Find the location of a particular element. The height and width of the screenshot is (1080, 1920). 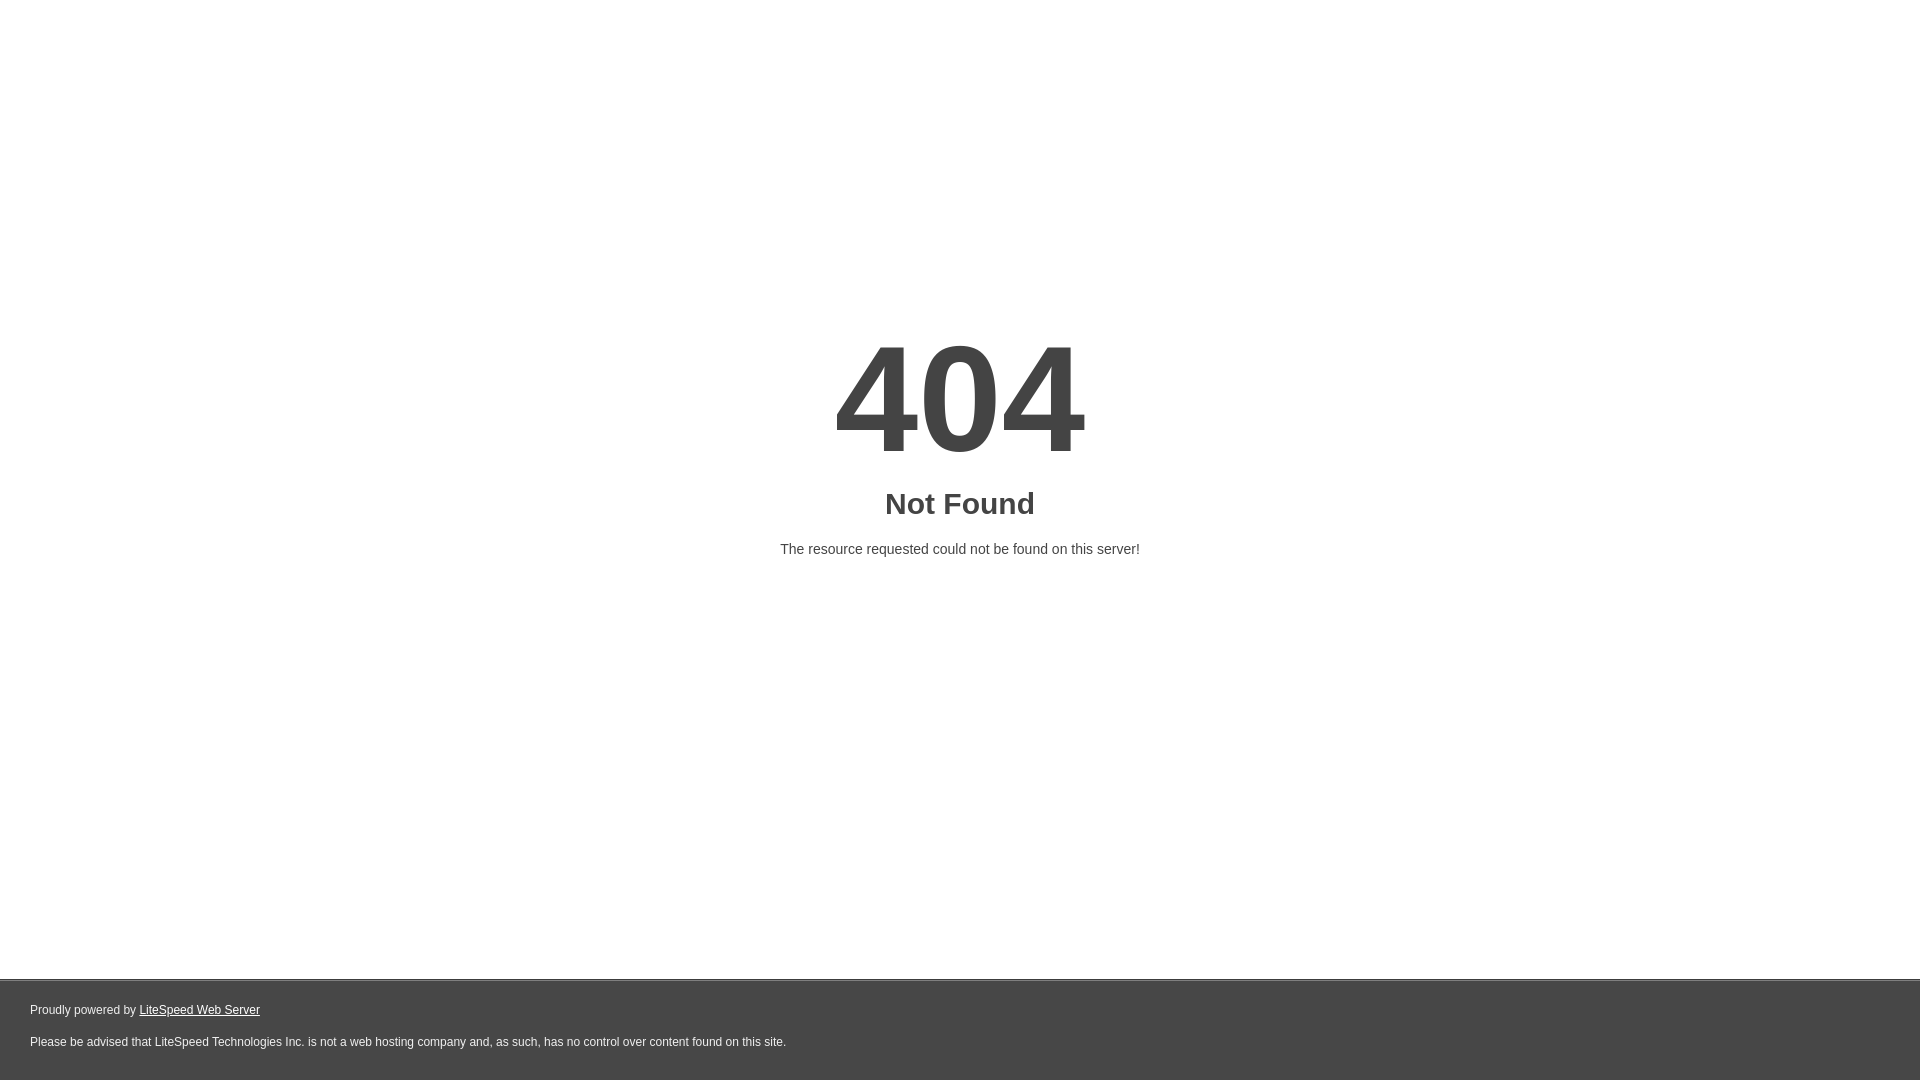

'LiteSpeed Web Server' is located at coordinates (138, 1010).